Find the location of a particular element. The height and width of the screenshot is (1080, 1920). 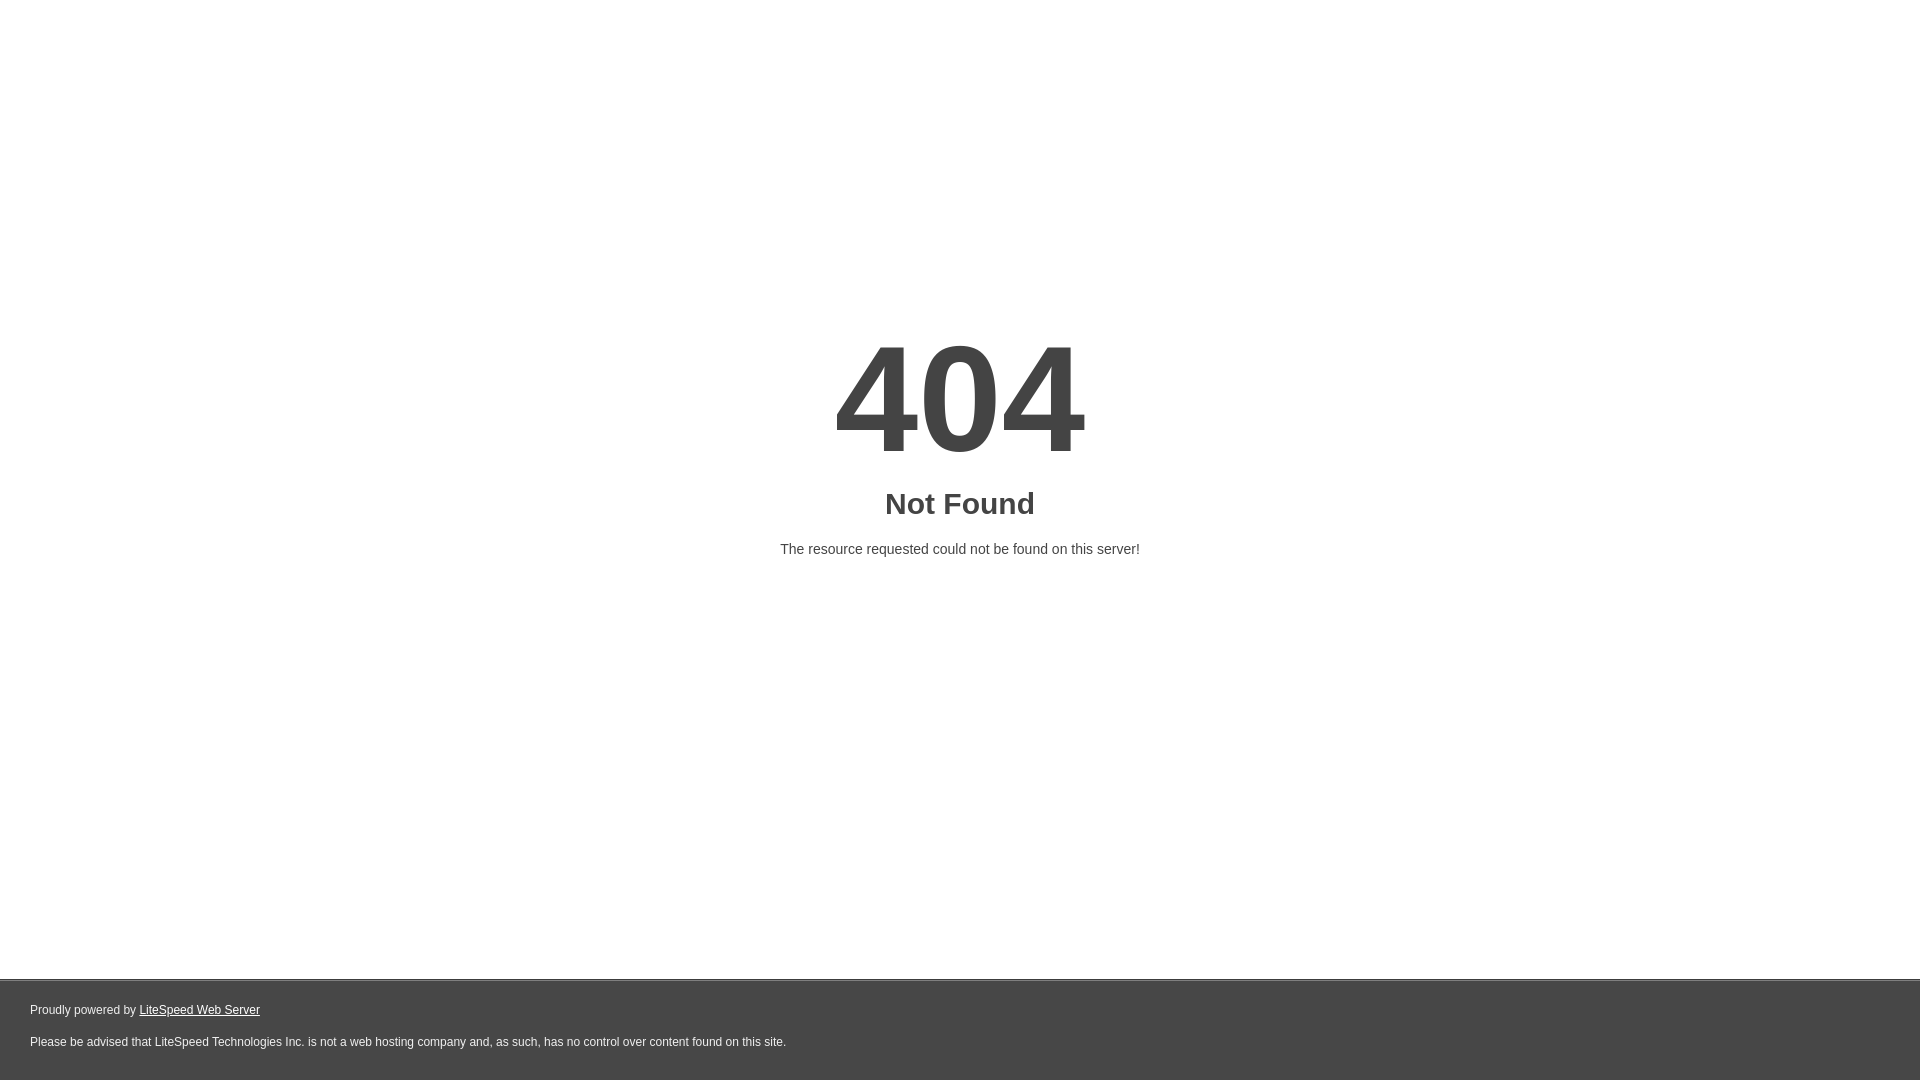

'LiteSpeed Web Server' is located at coordinates (138, 1010).